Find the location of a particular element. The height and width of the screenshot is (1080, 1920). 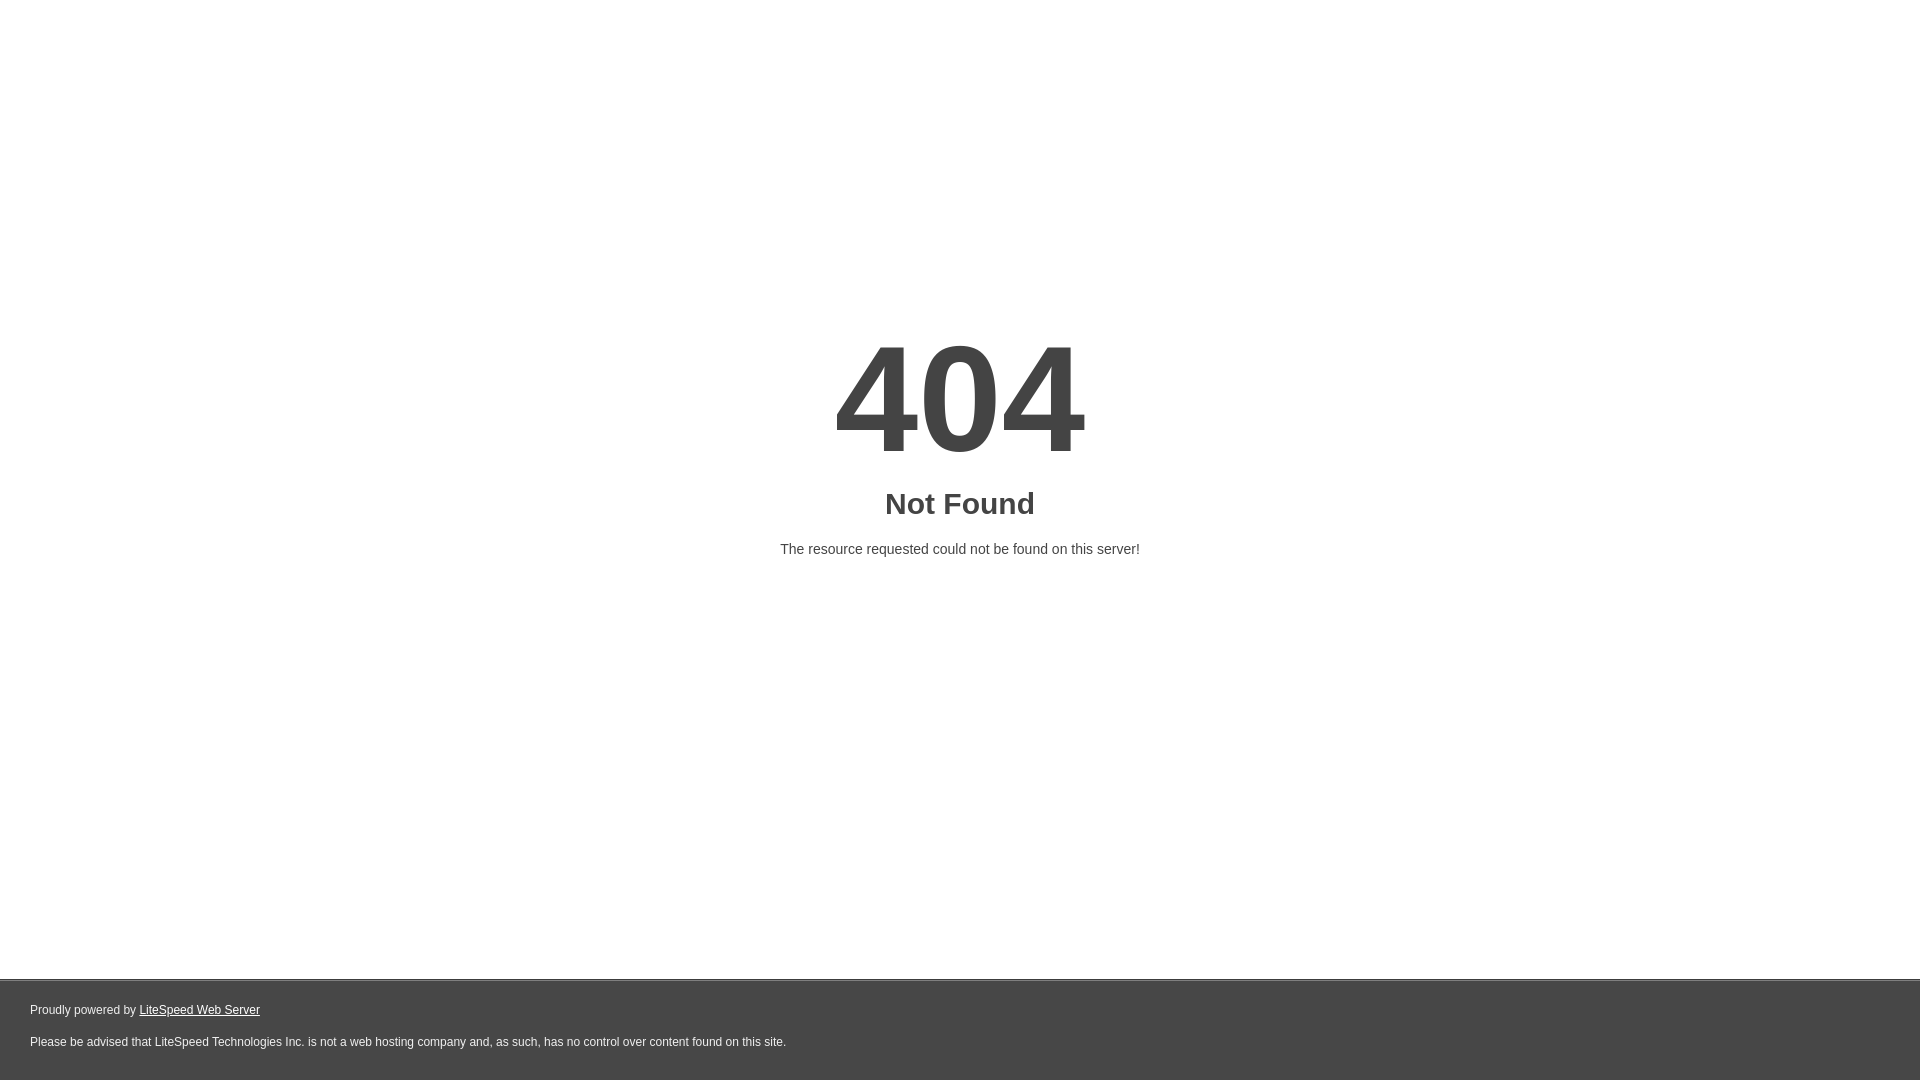

'LiteSpeed Web Server' is located at coordinates (138, 1010).